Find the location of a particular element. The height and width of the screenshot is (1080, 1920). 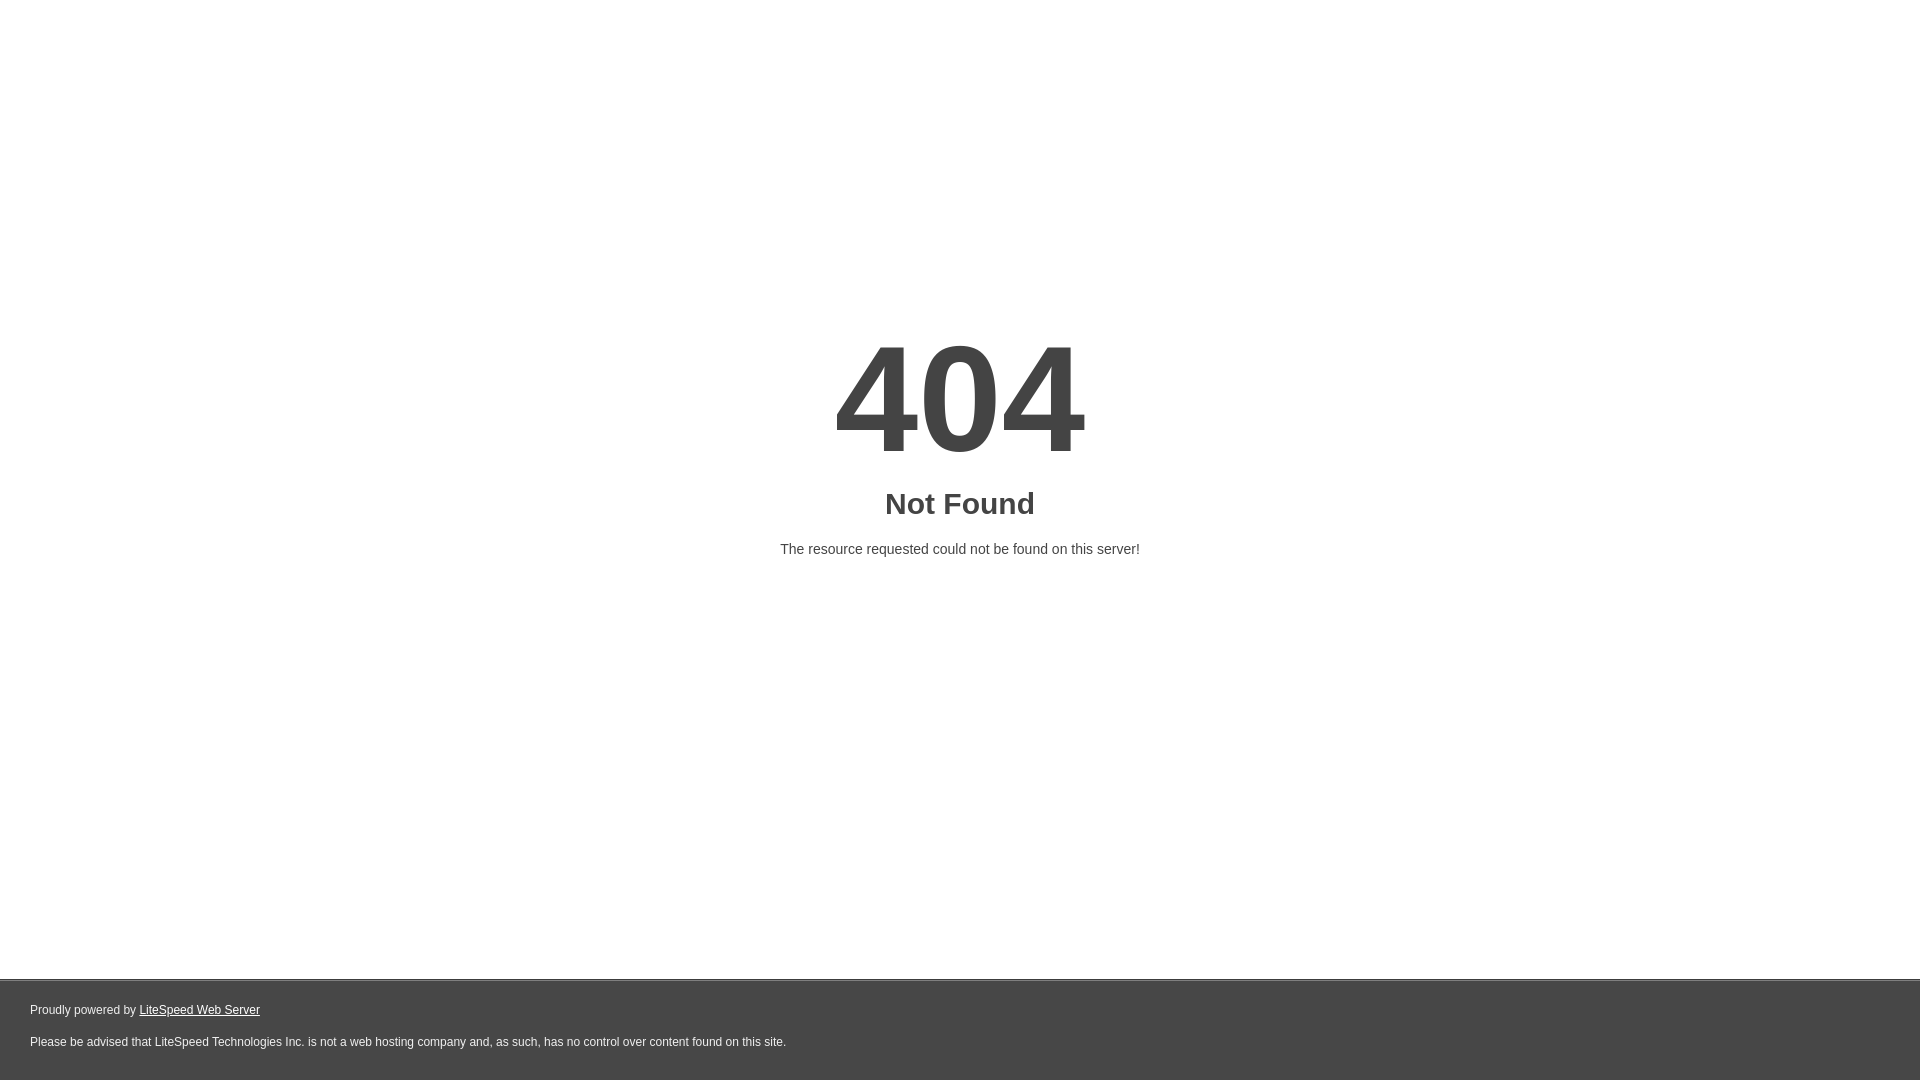

'LiteSpeed Web Server' is located at coordinates (138, 1010).